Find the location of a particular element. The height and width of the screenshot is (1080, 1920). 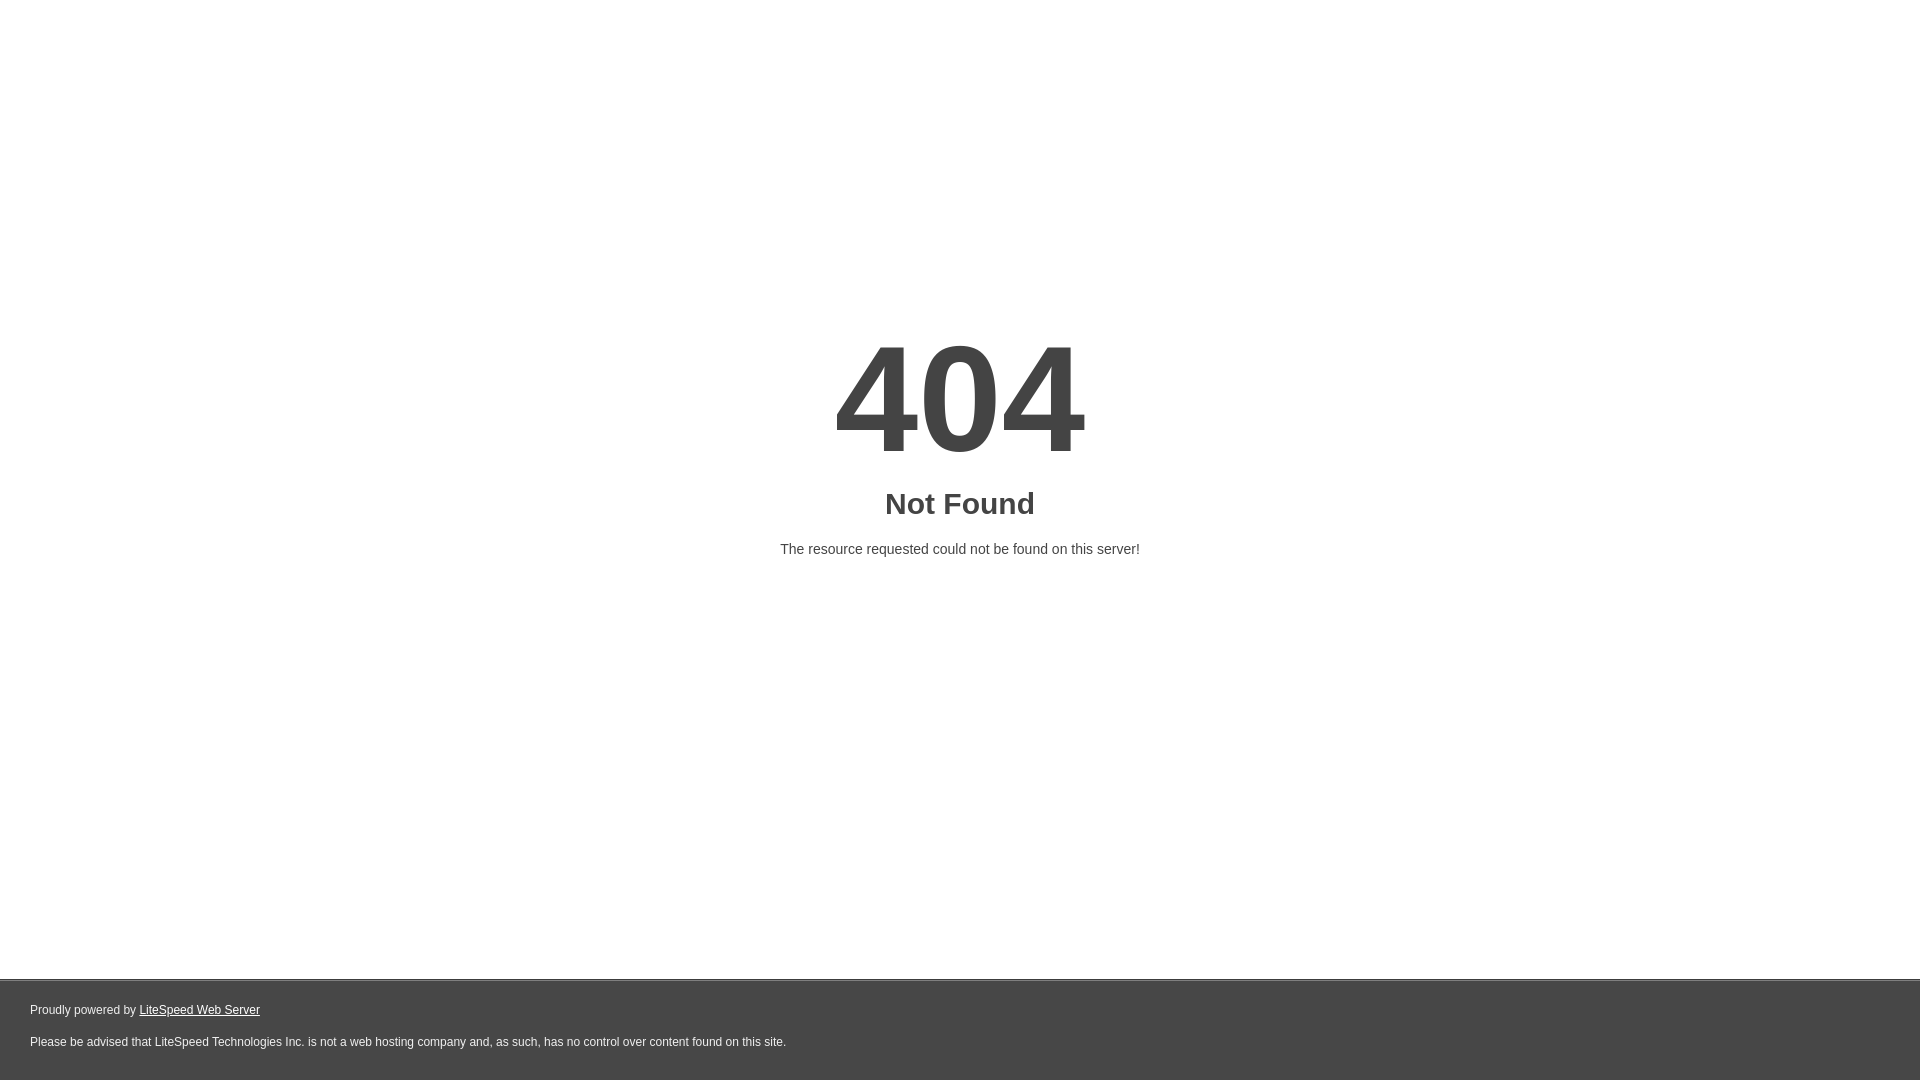

'LiteSpeed Web Server' is located at coordinates (138, 1010).